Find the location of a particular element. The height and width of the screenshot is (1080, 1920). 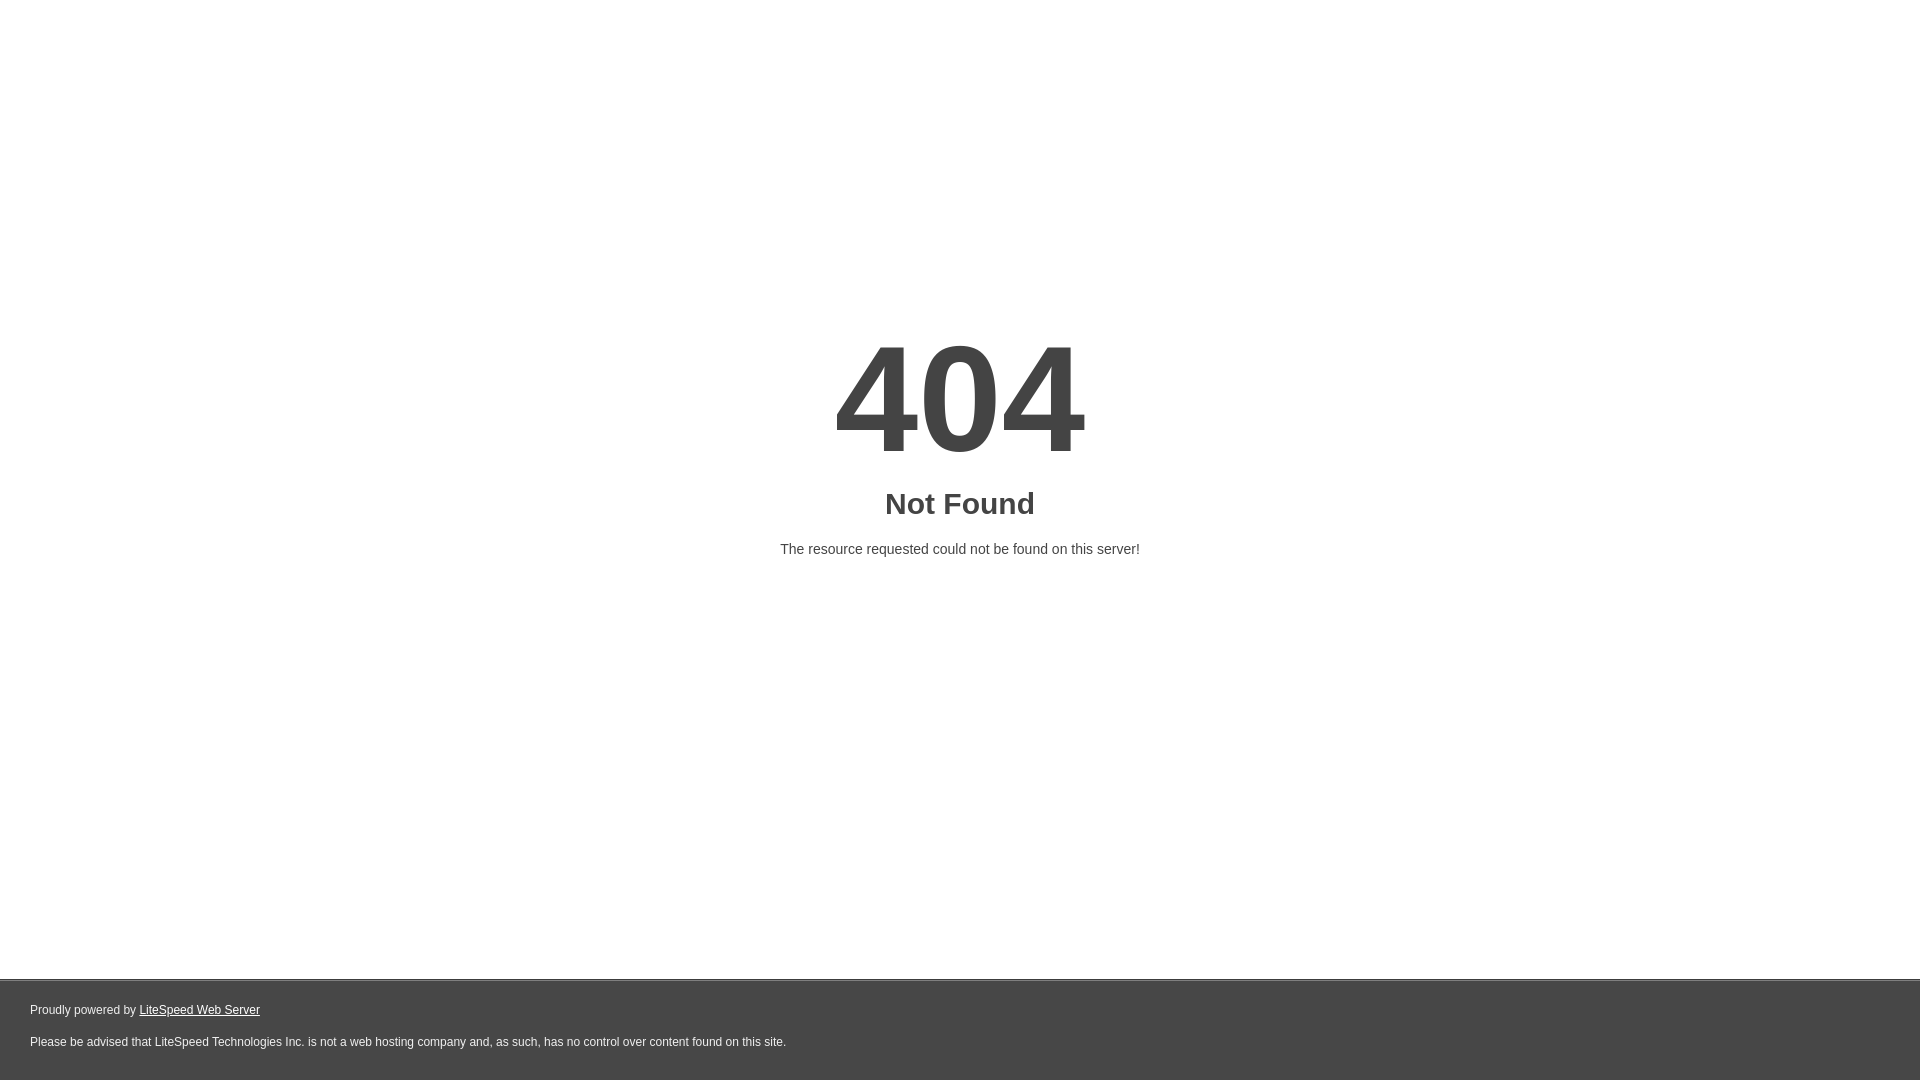

'LiteSpeed Web Server' is located at coordinates (138, 1010).